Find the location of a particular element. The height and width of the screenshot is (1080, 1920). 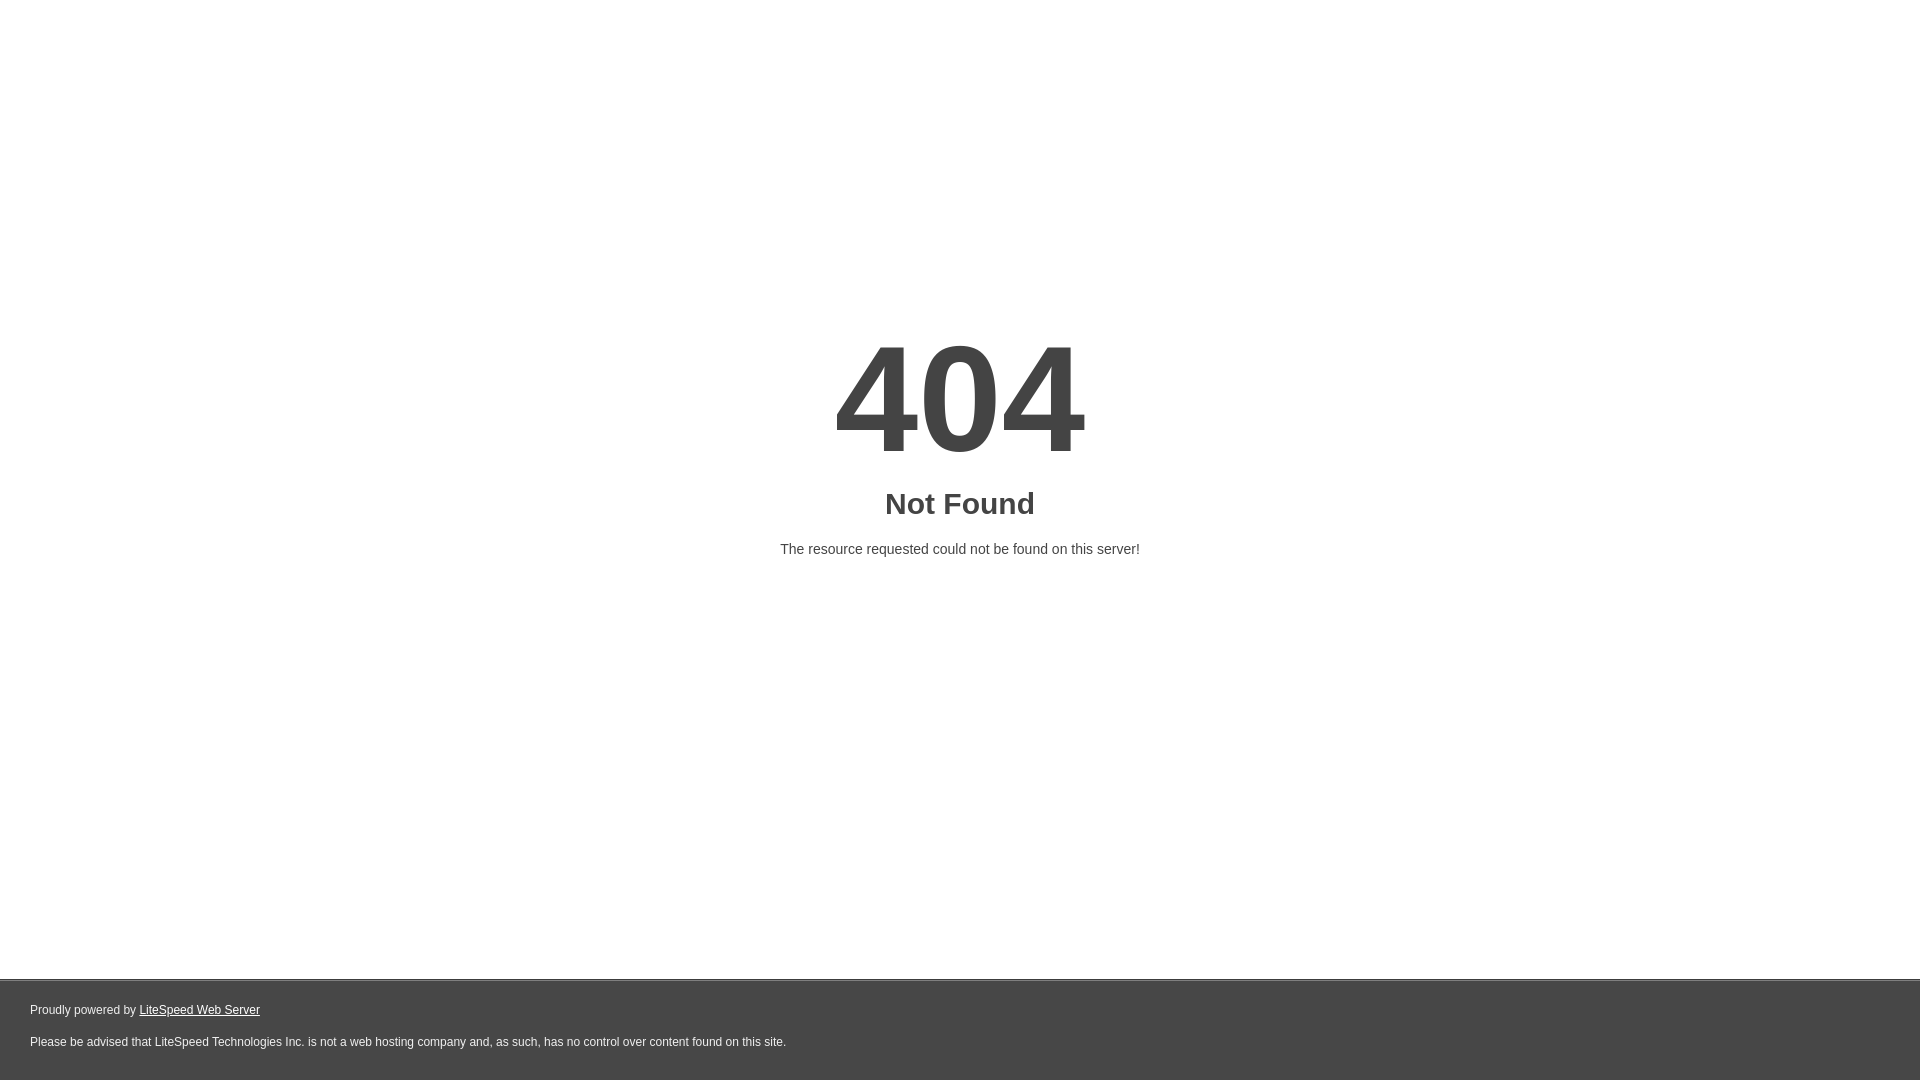

'LiteSpeed Web Server' is located at coordinates (138, 1010).